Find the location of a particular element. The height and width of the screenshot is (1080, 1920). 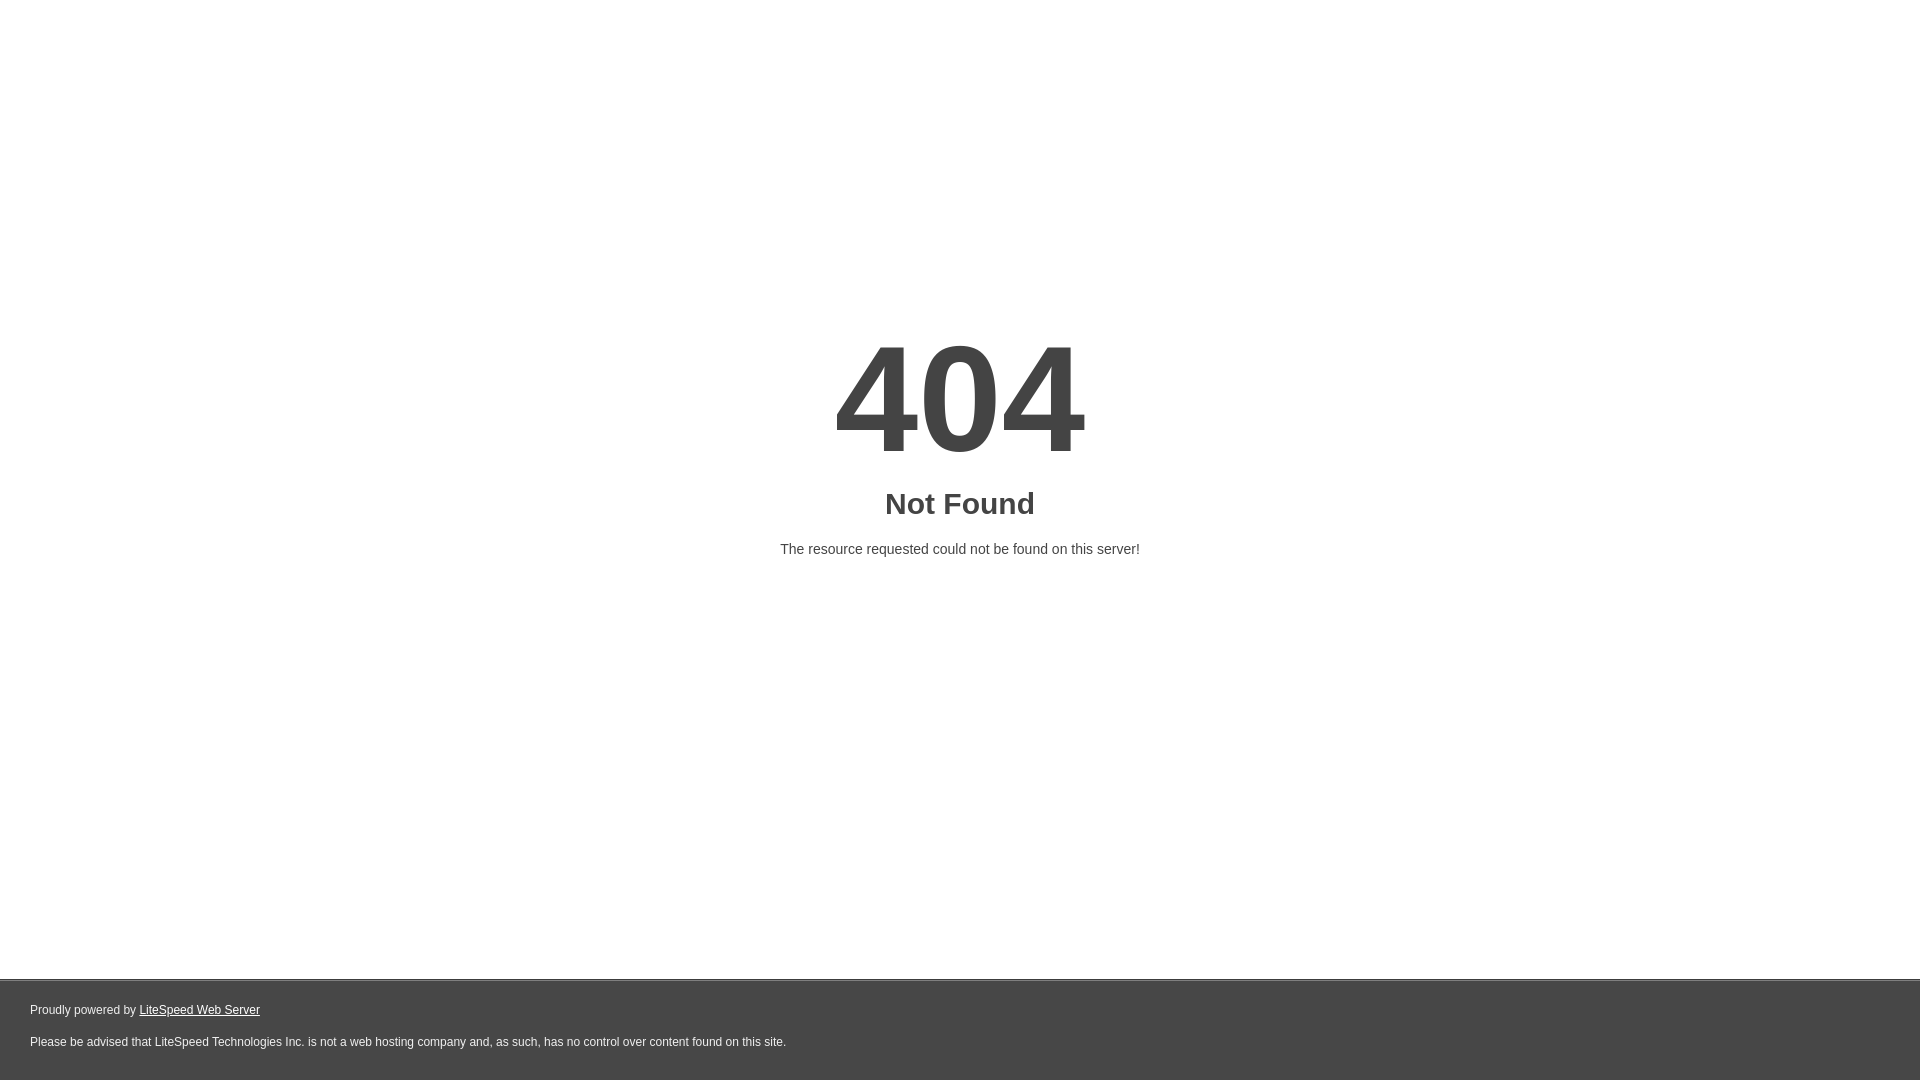

'LiteSpeed Web Server' is located at coordinates (138, 1010).